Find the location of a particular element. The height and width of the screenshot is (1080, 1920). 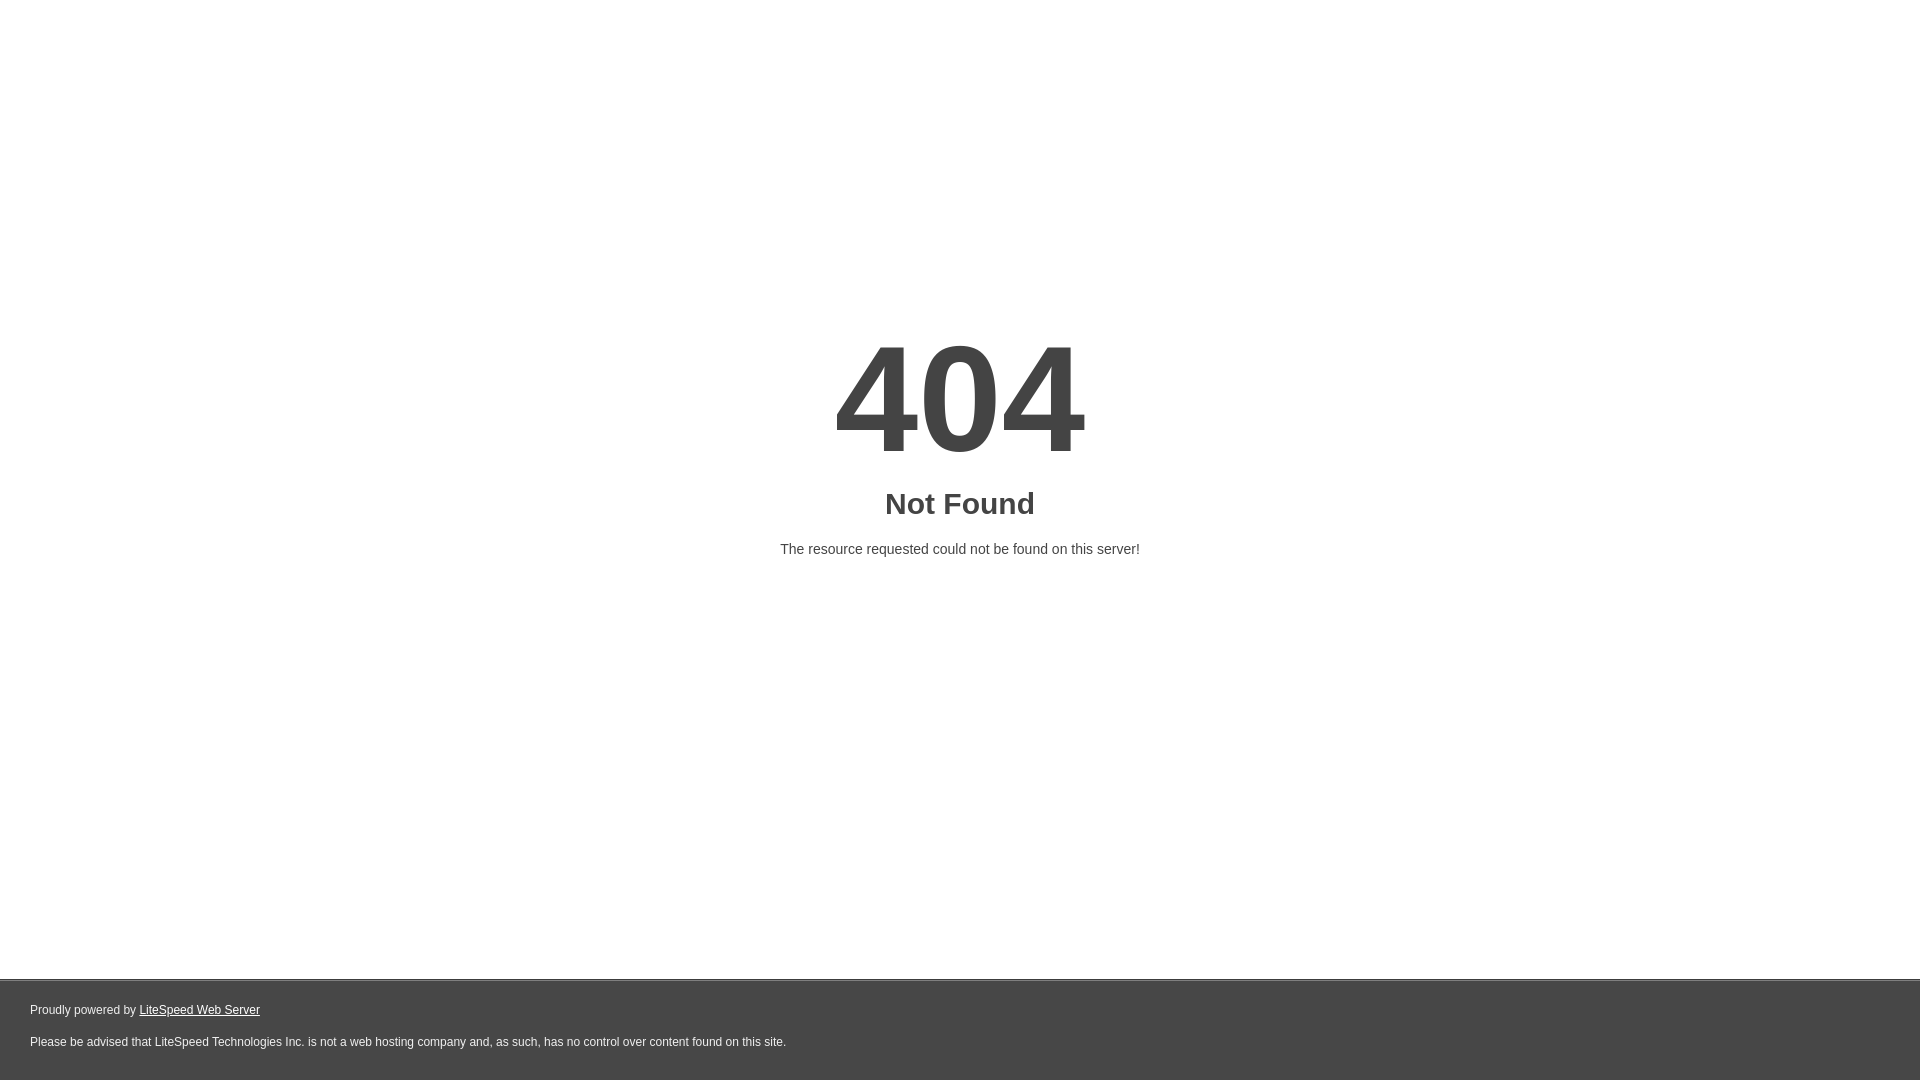

'LiteSpeed Web Server' is located at coordinates (138, 1010).